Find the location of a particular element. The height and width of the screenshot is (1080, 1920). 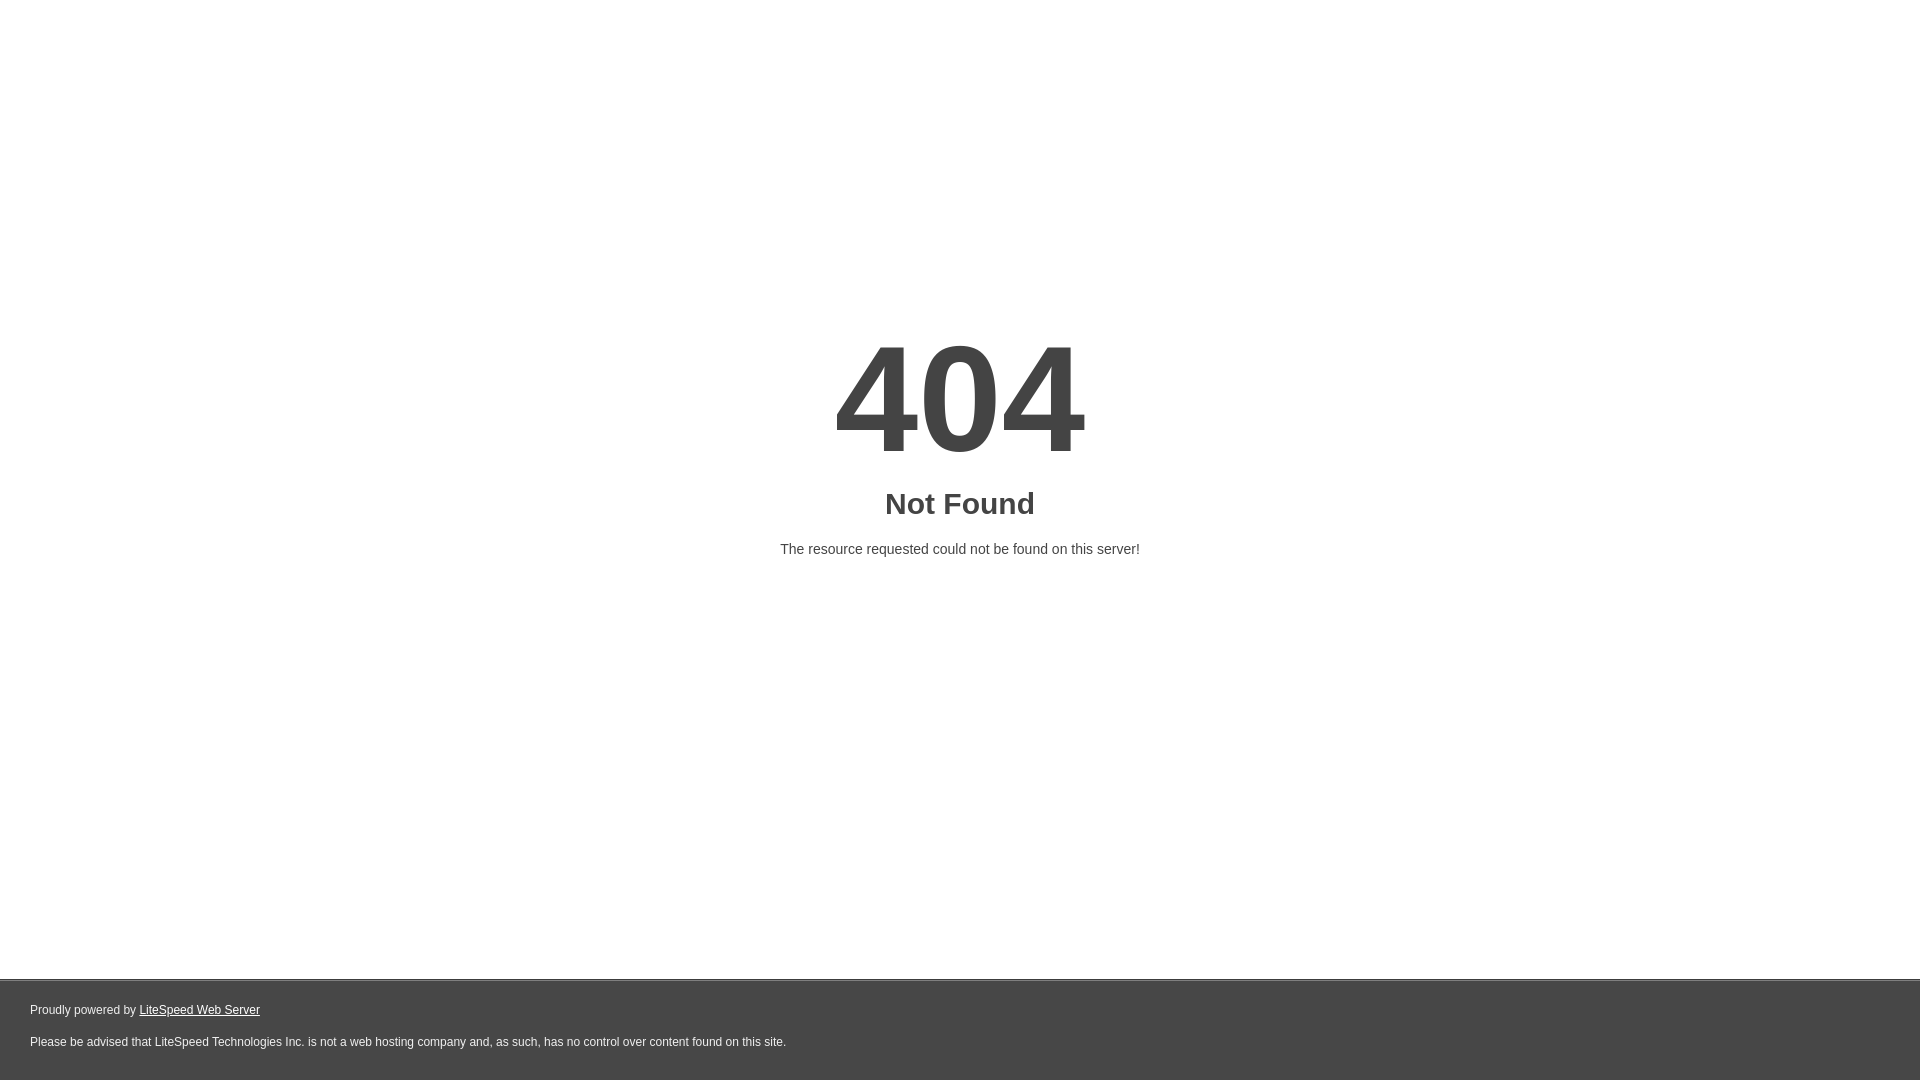

'LiteSpeed Web Server' is located at coordinates (138, 1010).